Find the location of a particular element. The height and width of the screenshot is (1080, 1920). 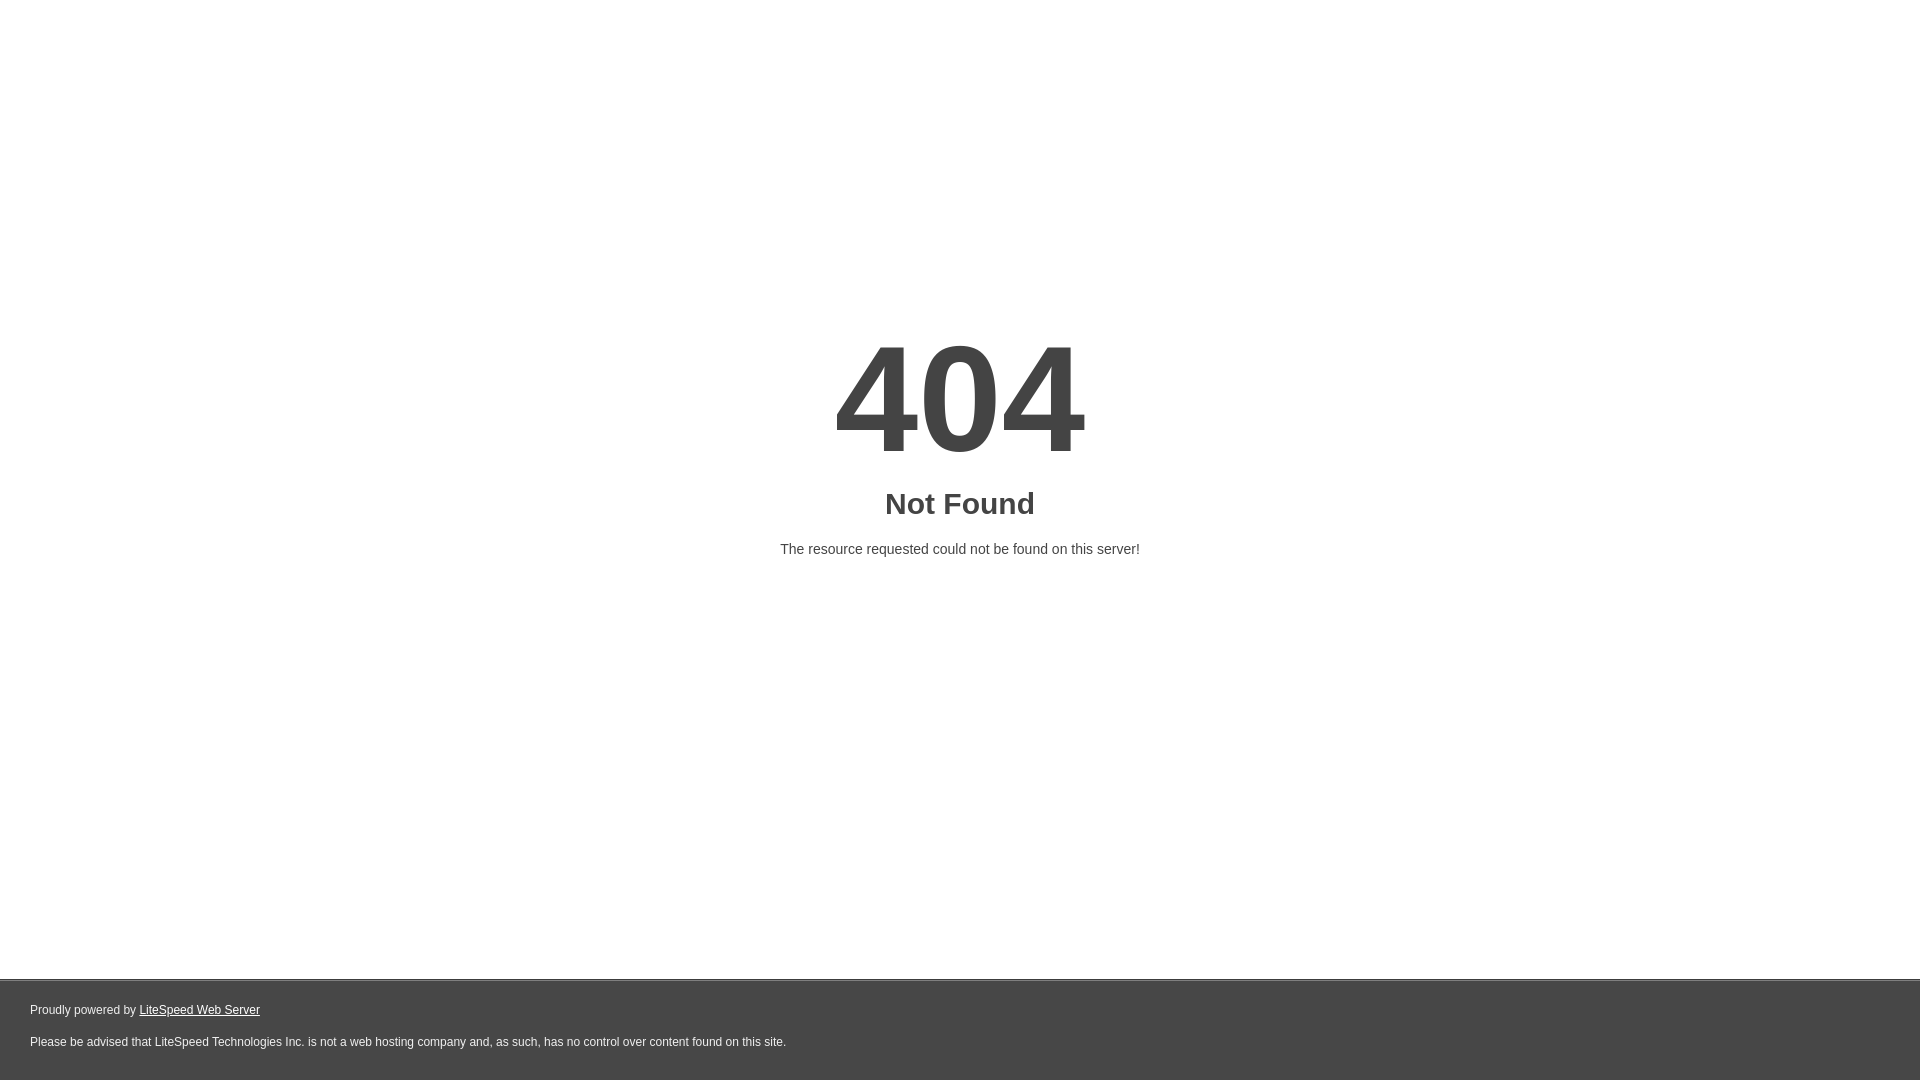

'LiteSpeed Web Server' is located at coordinates (138, 1010).